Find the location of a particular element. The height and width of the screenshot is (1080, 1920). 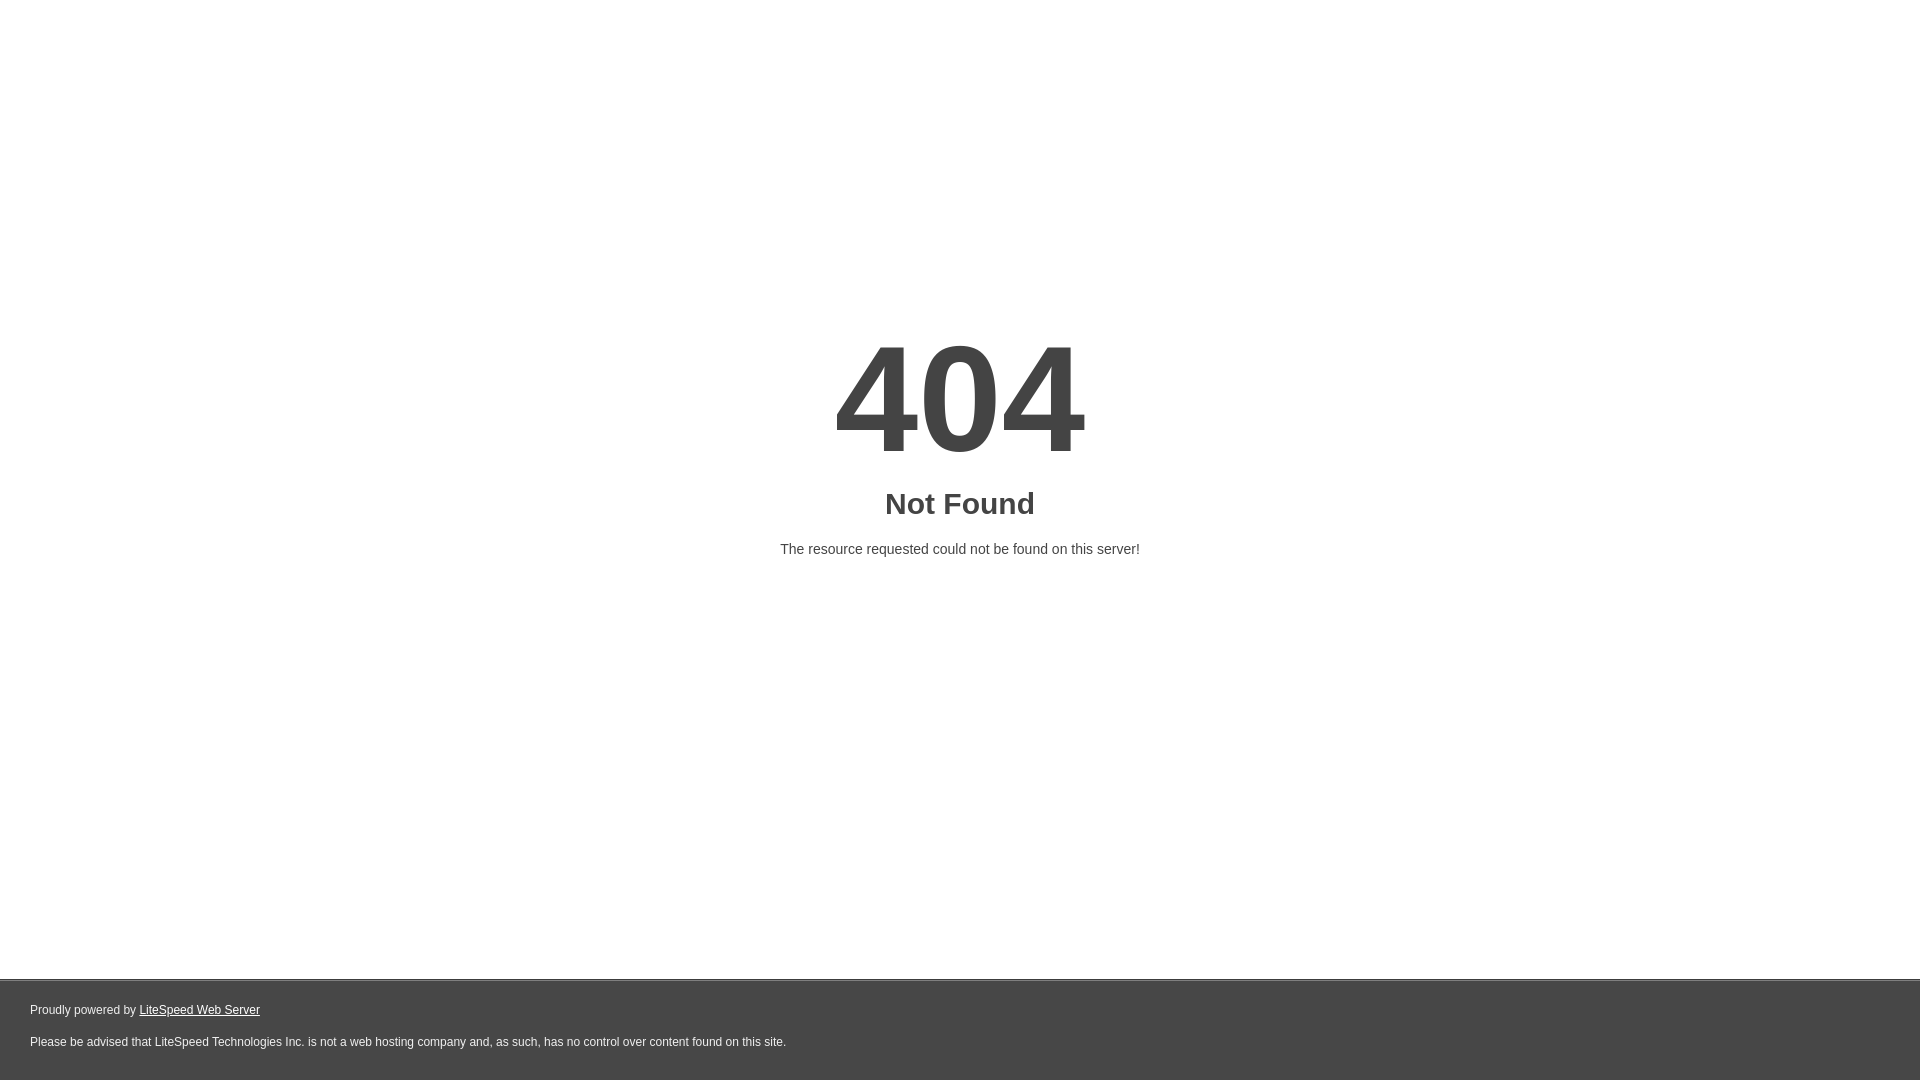

'LiteSpeed Web Server' is located at coordinates (138, 1010).